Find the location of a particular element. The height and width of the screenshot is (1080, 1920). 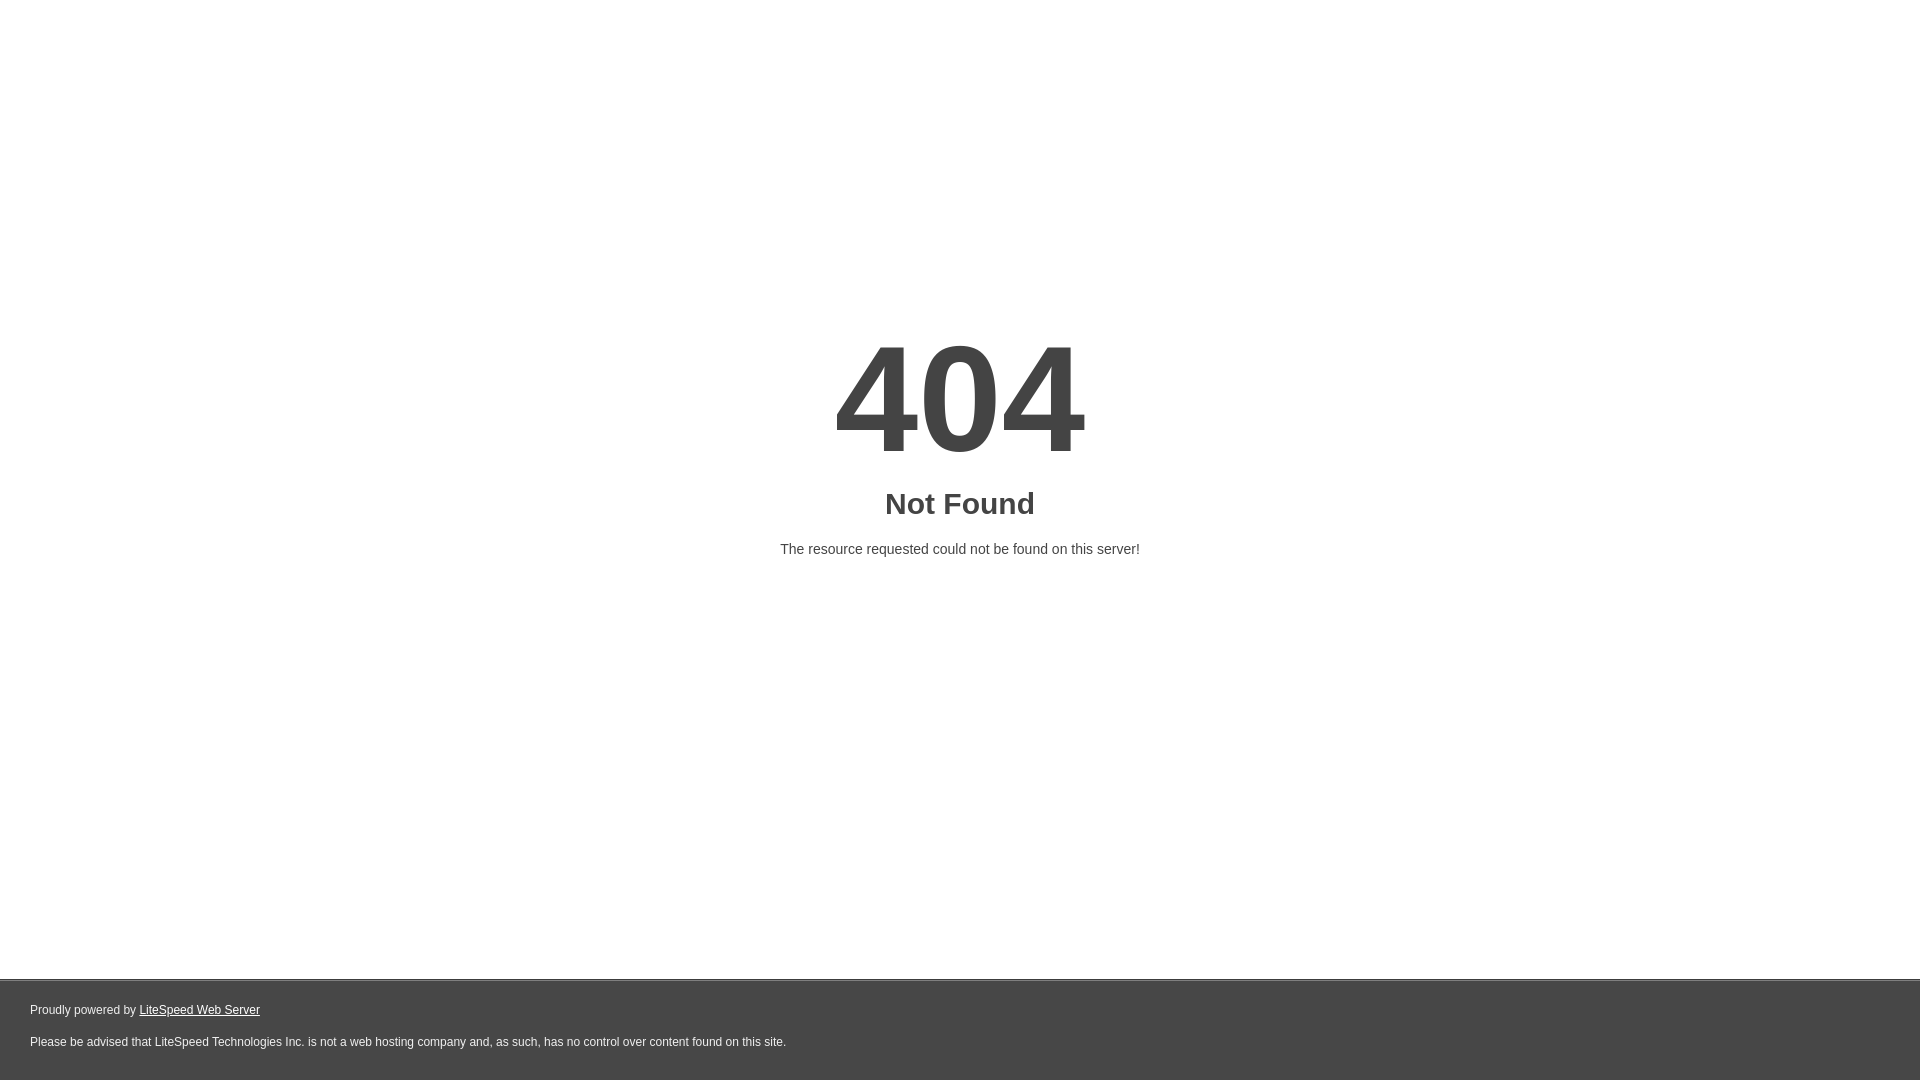

'LiteSpeed Web Server' is located at coordinates (138, 1010).